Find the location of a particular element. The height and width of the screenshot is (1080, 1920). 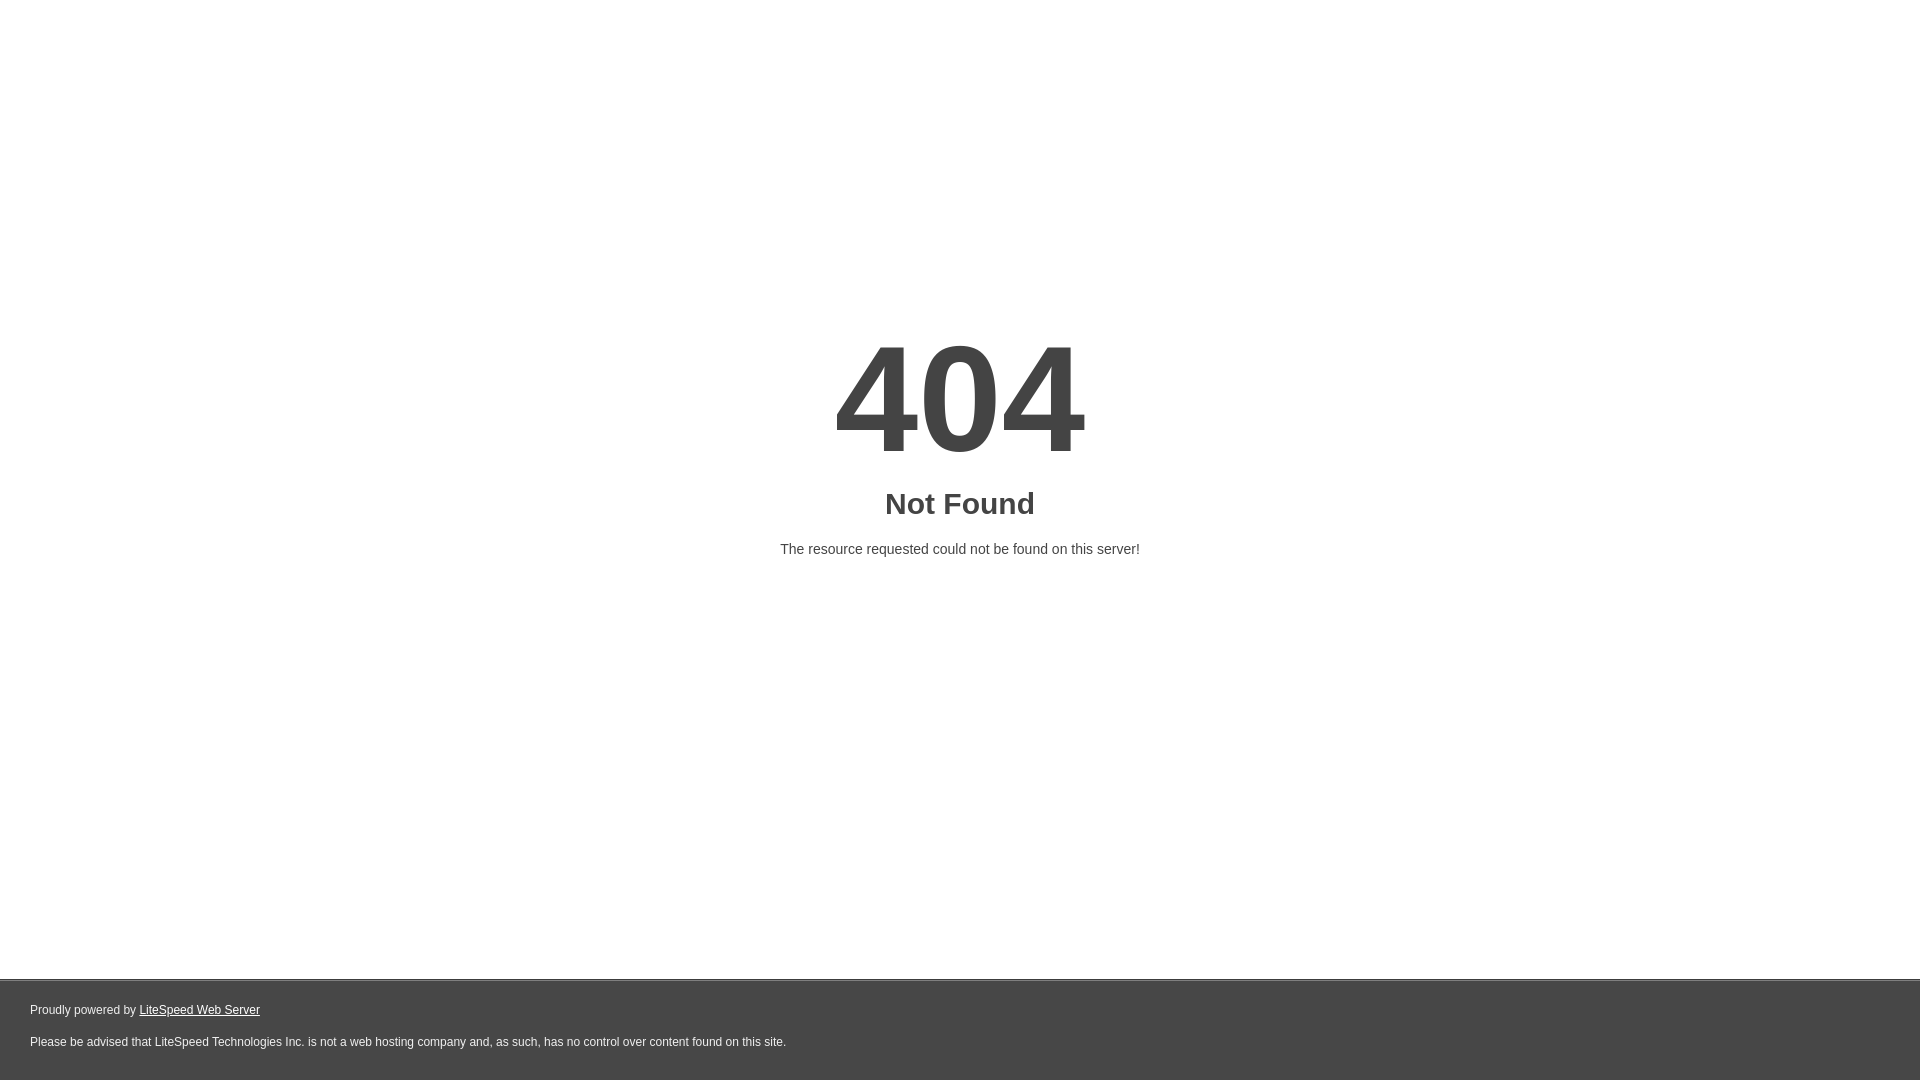

'LiteSpeed Web Server' is located at coordinates (138, 1010).